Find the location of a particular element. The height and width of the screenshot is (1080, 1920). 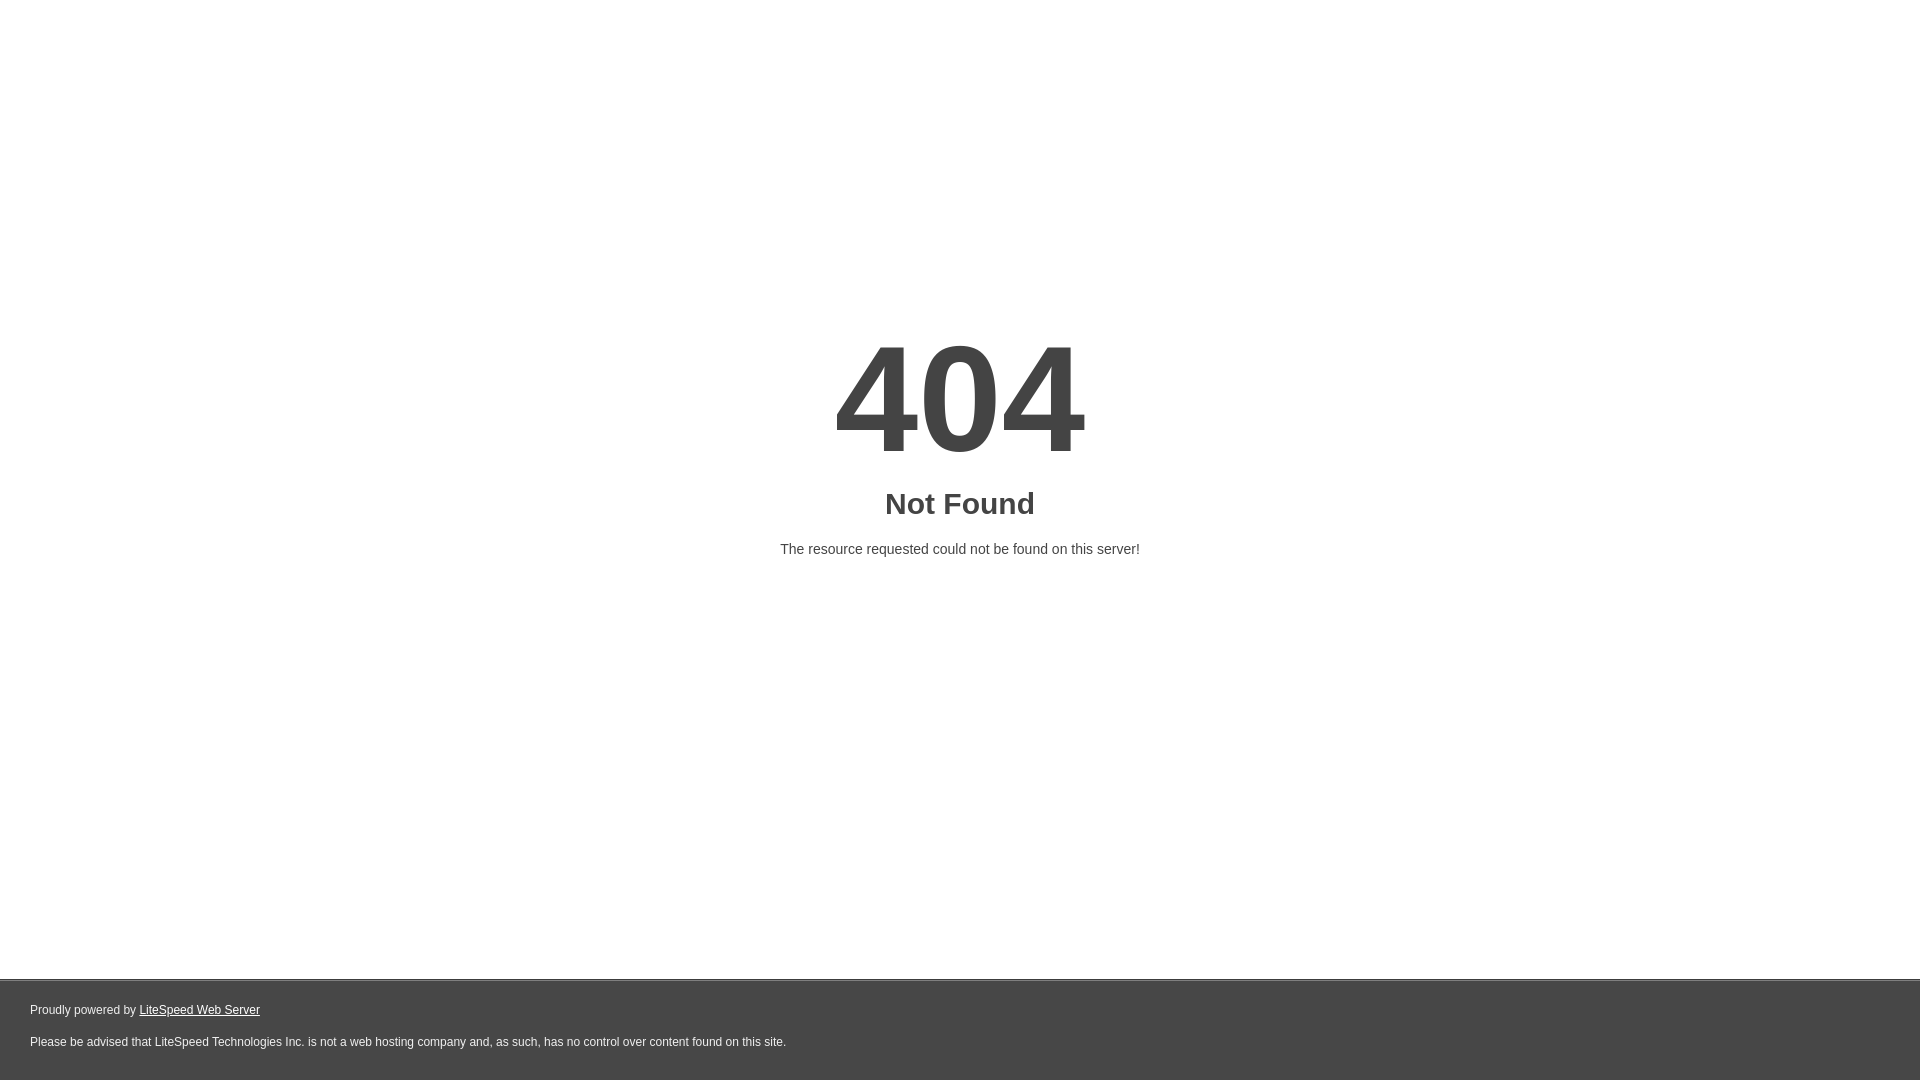

'LiteSpeed Web Server' is located at coordinates (138, 1010).